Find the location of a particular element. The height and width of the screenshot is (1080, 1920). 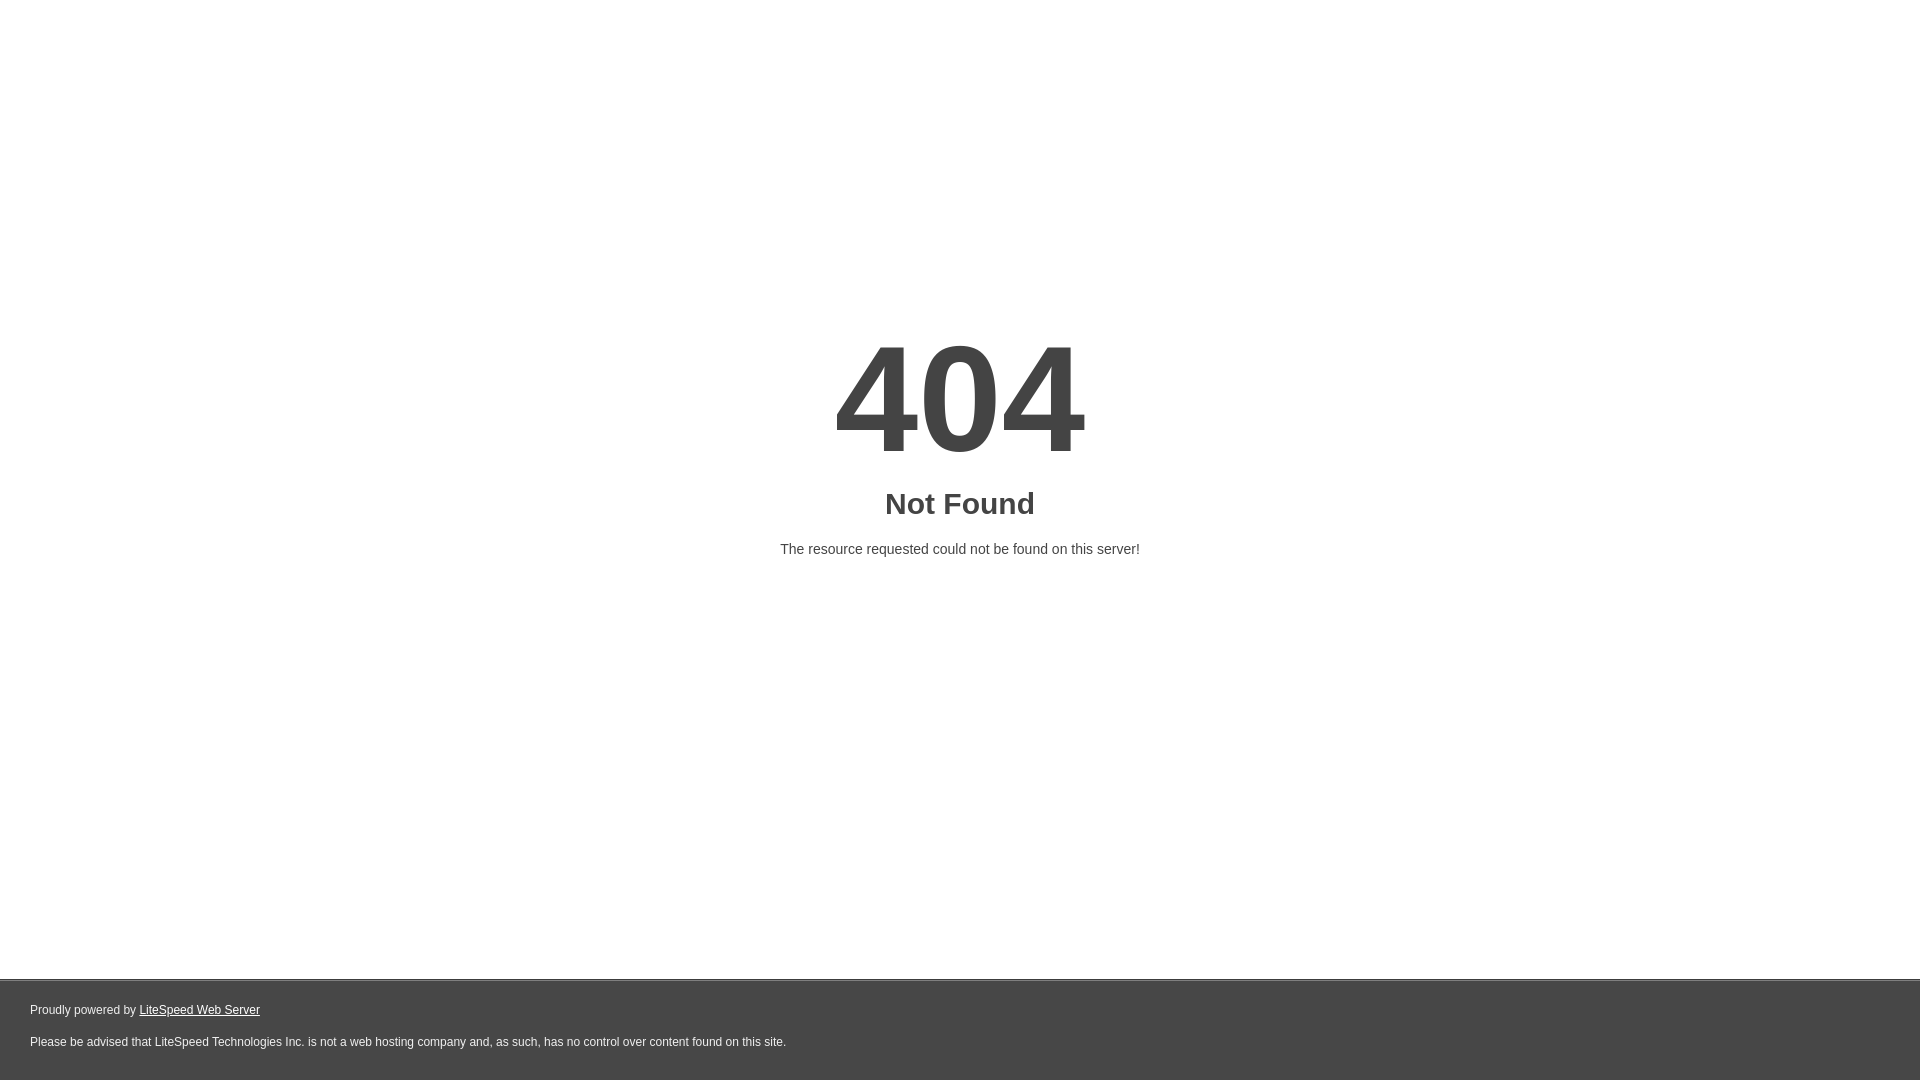

'LiteSpeed Web Server' is located at coordinates (138, 1010).